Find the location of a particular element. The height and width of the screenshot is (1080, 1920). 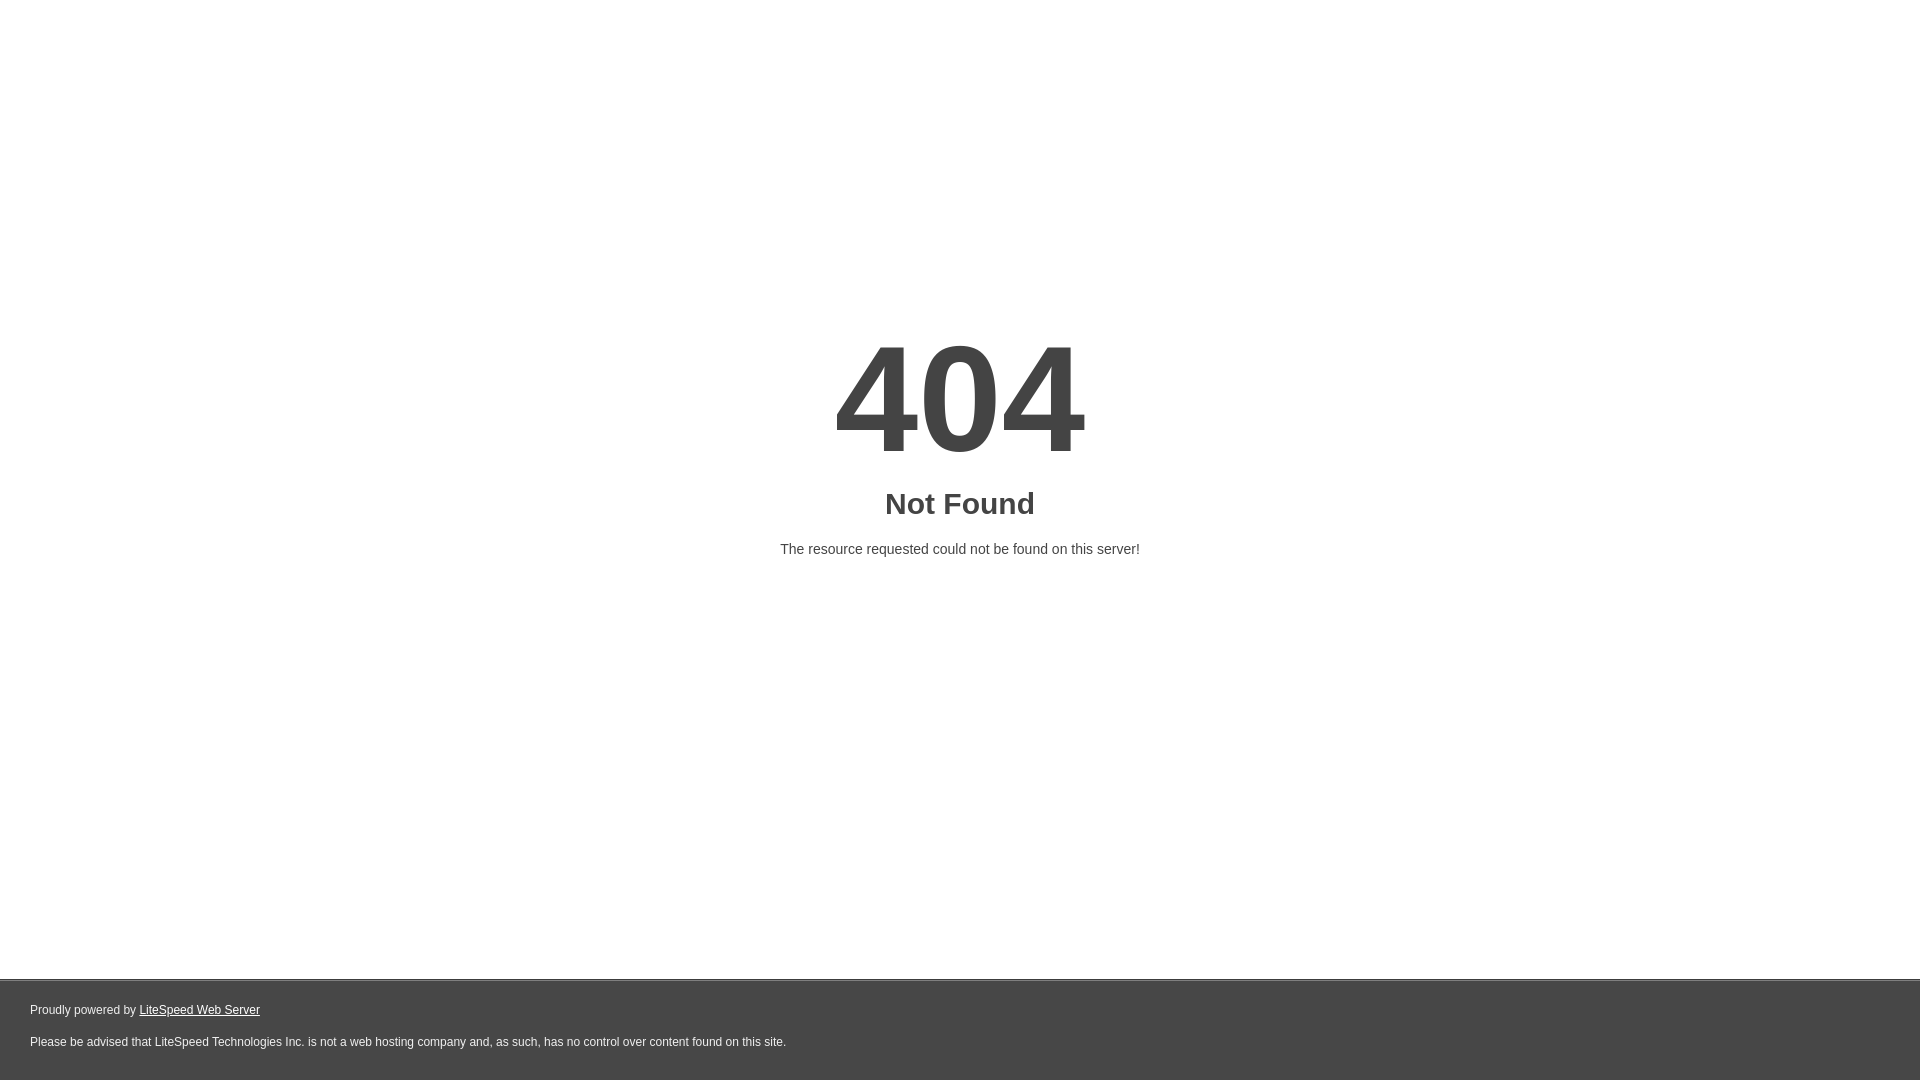

'LiteSpeed Web Server' is located at coordinates (138, 1010).